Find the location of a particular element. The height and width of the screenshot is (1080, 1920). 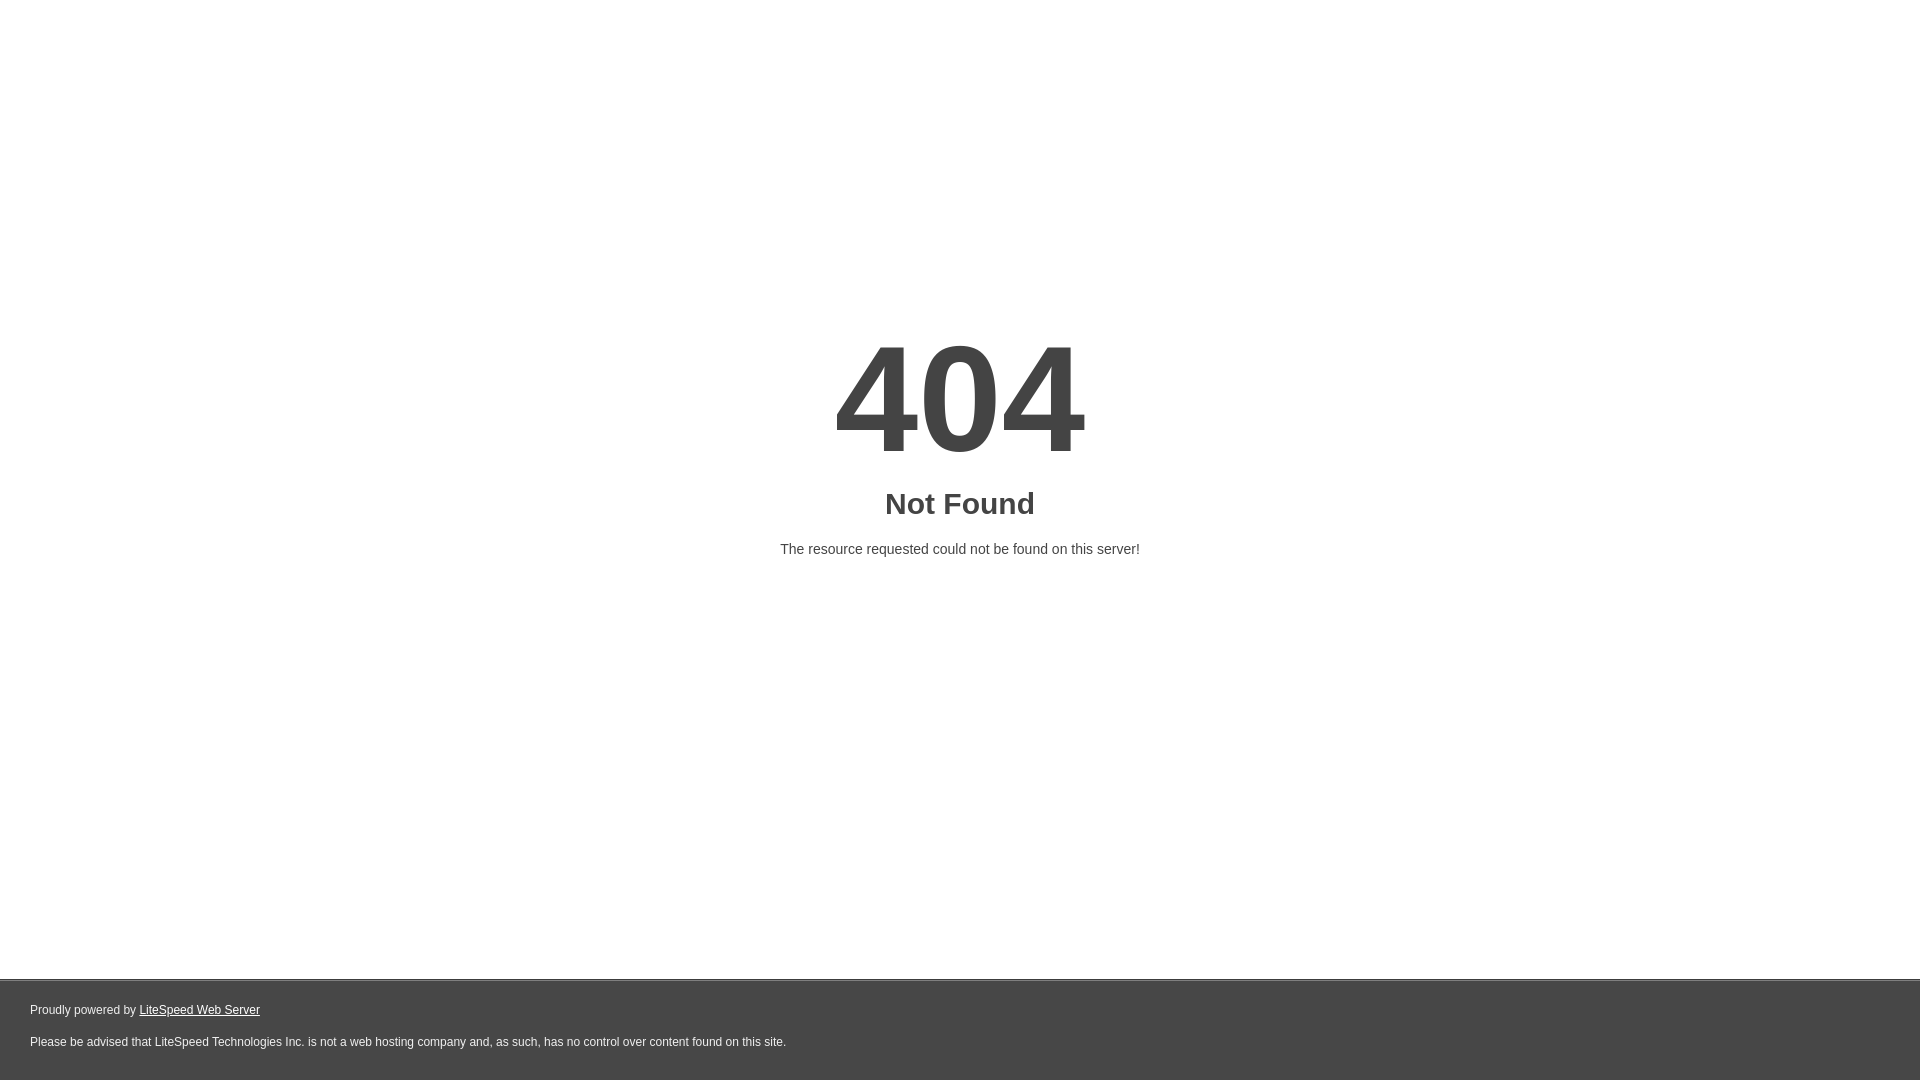

'LiteSpeed Web Server' is located at coordinates (138, 1010).